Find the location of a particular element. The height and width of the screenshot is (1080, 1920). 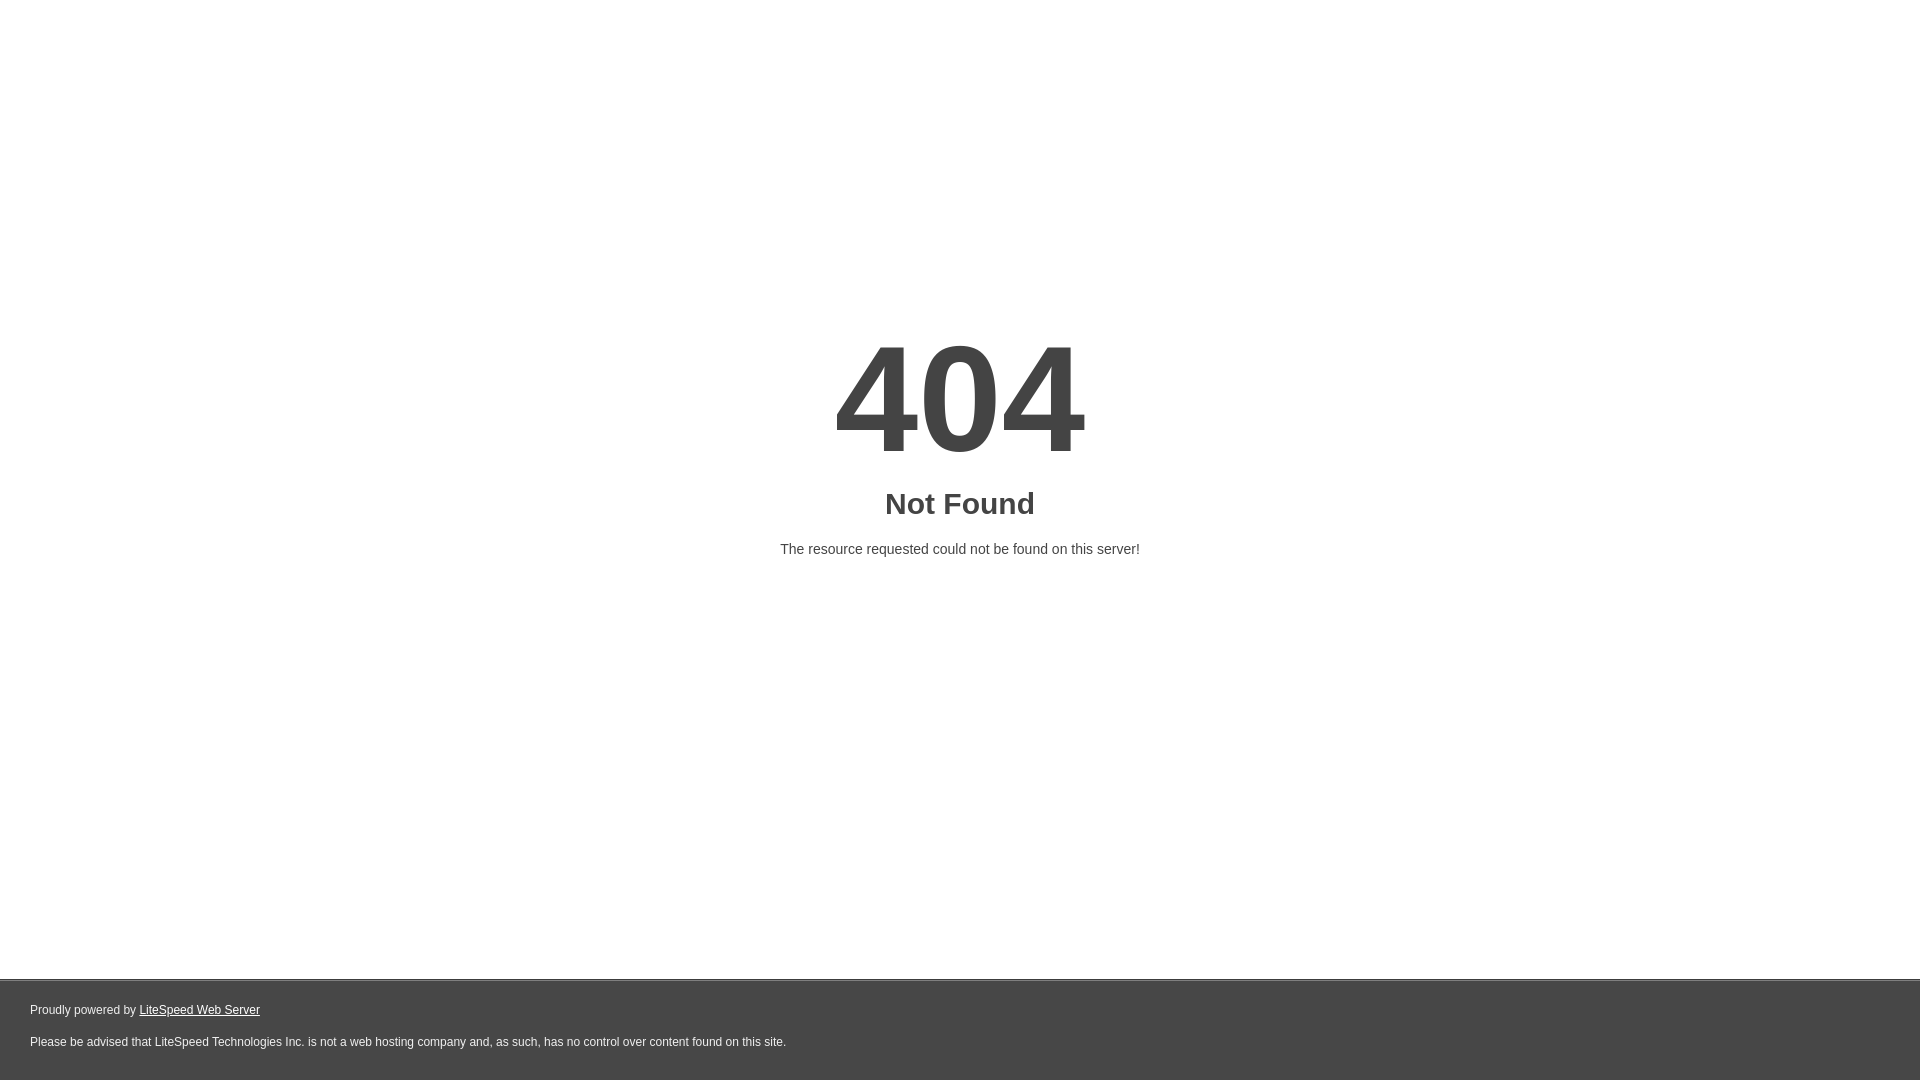

'LiteSpeed Web Server' is located at coordinates (138, 1010).